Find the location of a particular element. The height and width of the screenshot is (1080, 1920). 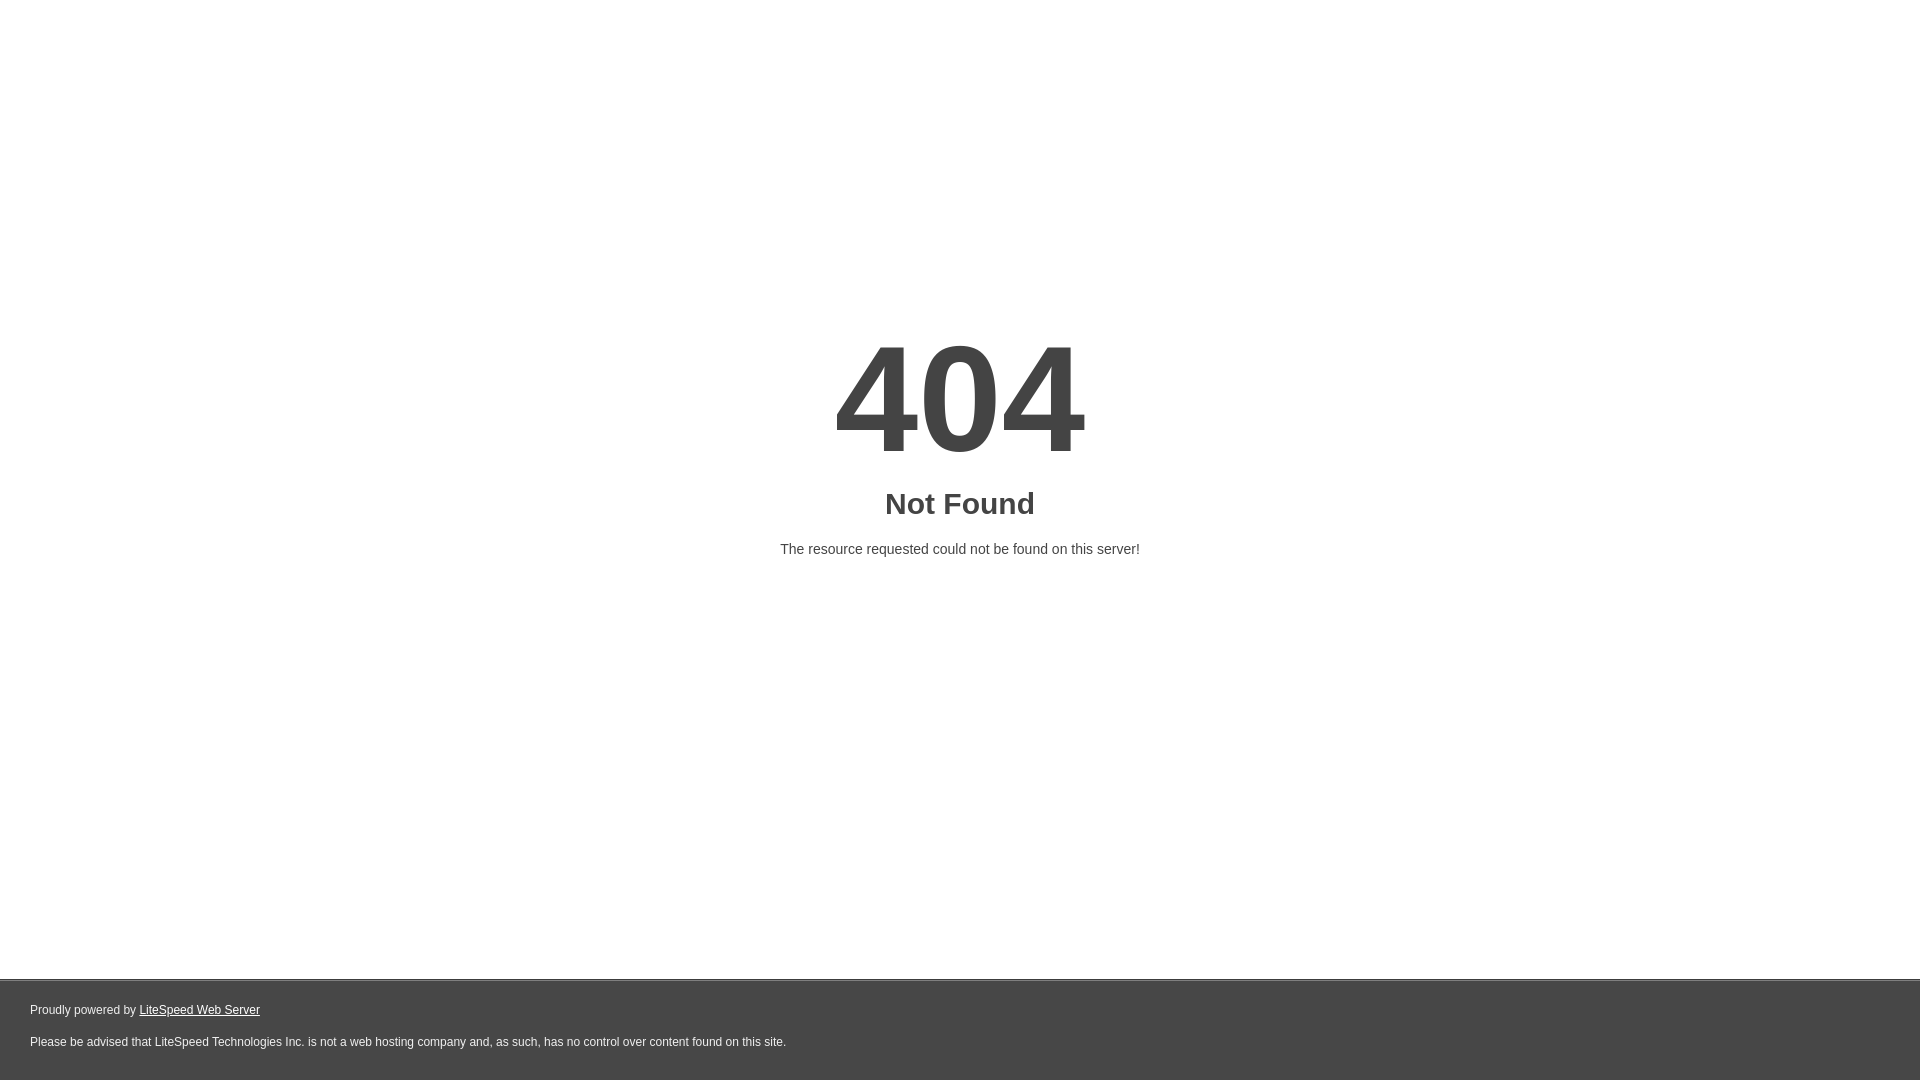

'LiteSpeed Web Server' is located at coordinates (138, 1010).